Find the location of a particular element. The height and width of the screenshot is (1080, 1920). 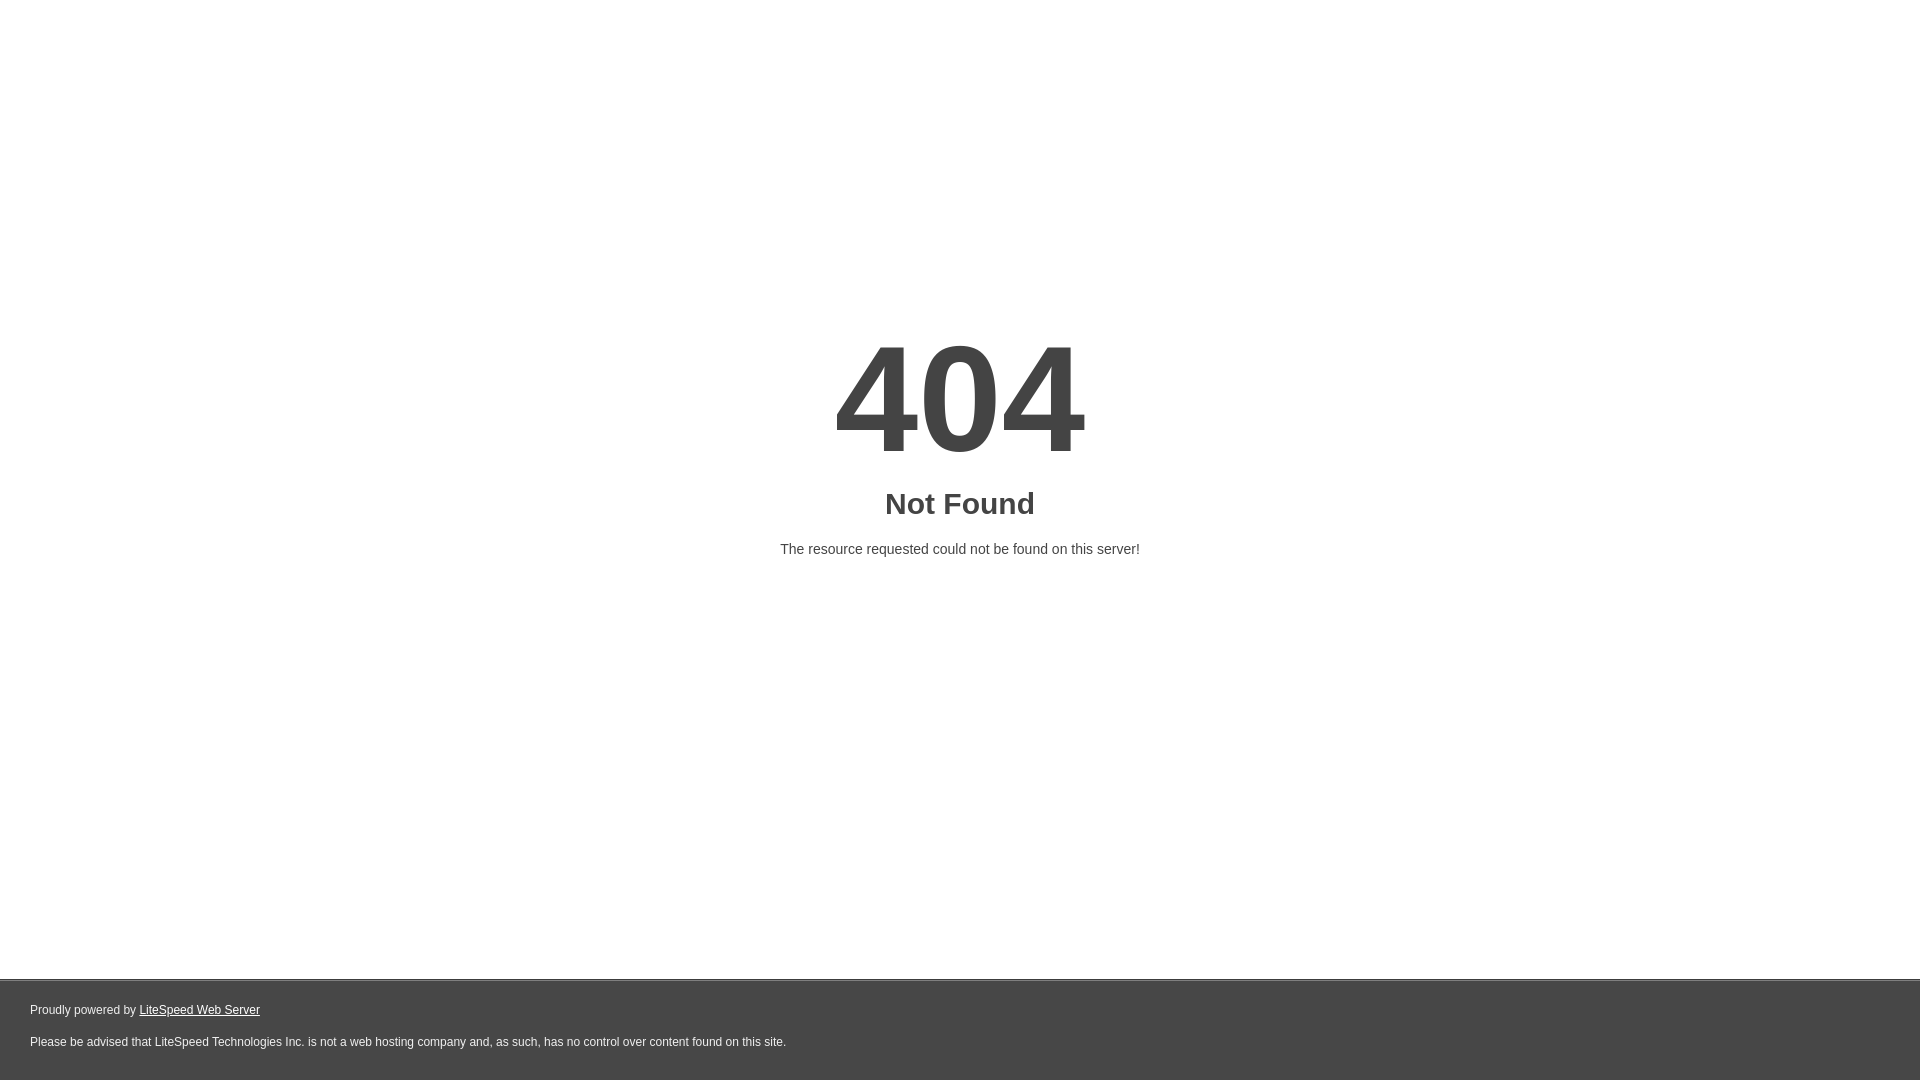

'LiteSpeed Web Server' is located at coordinates (138, 1010).